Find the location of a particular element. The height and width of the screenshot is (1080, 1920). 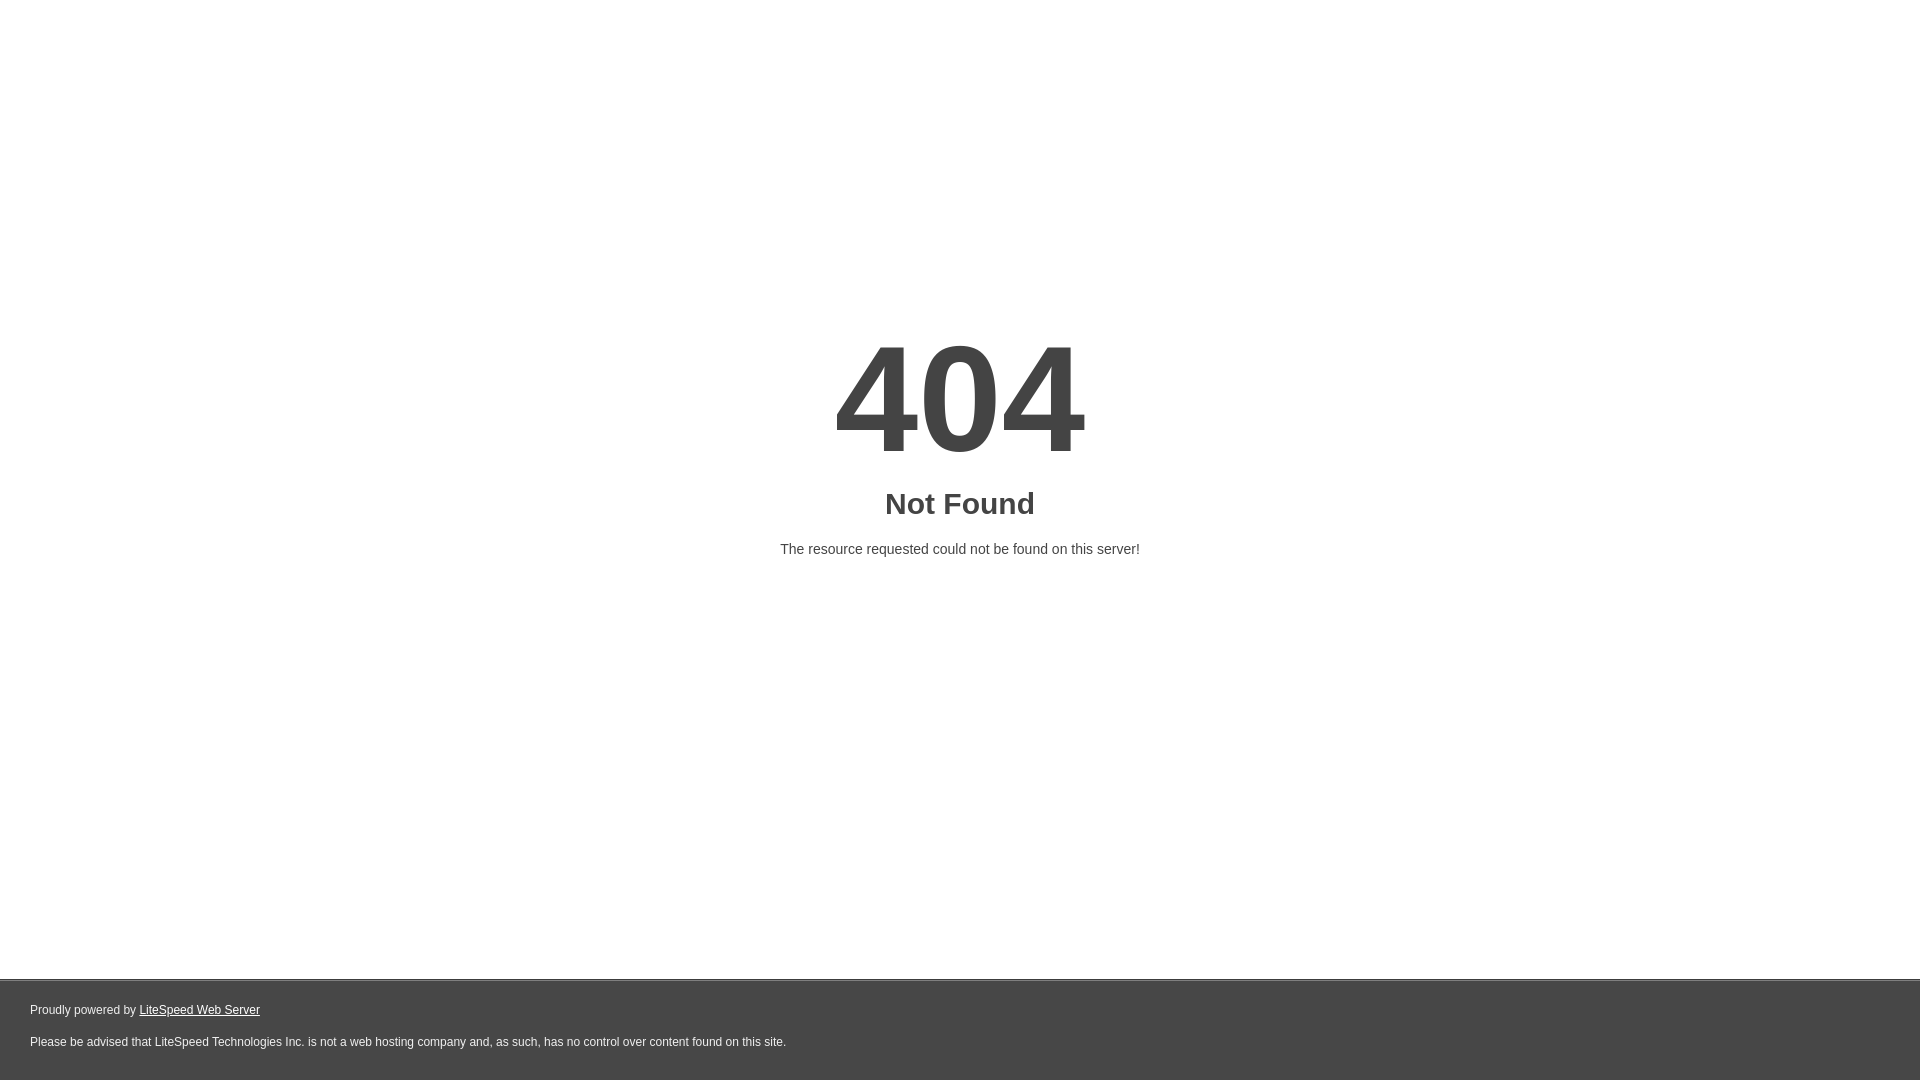

'LiteSpeed Web Server' is located at coordinates (138, 1010).